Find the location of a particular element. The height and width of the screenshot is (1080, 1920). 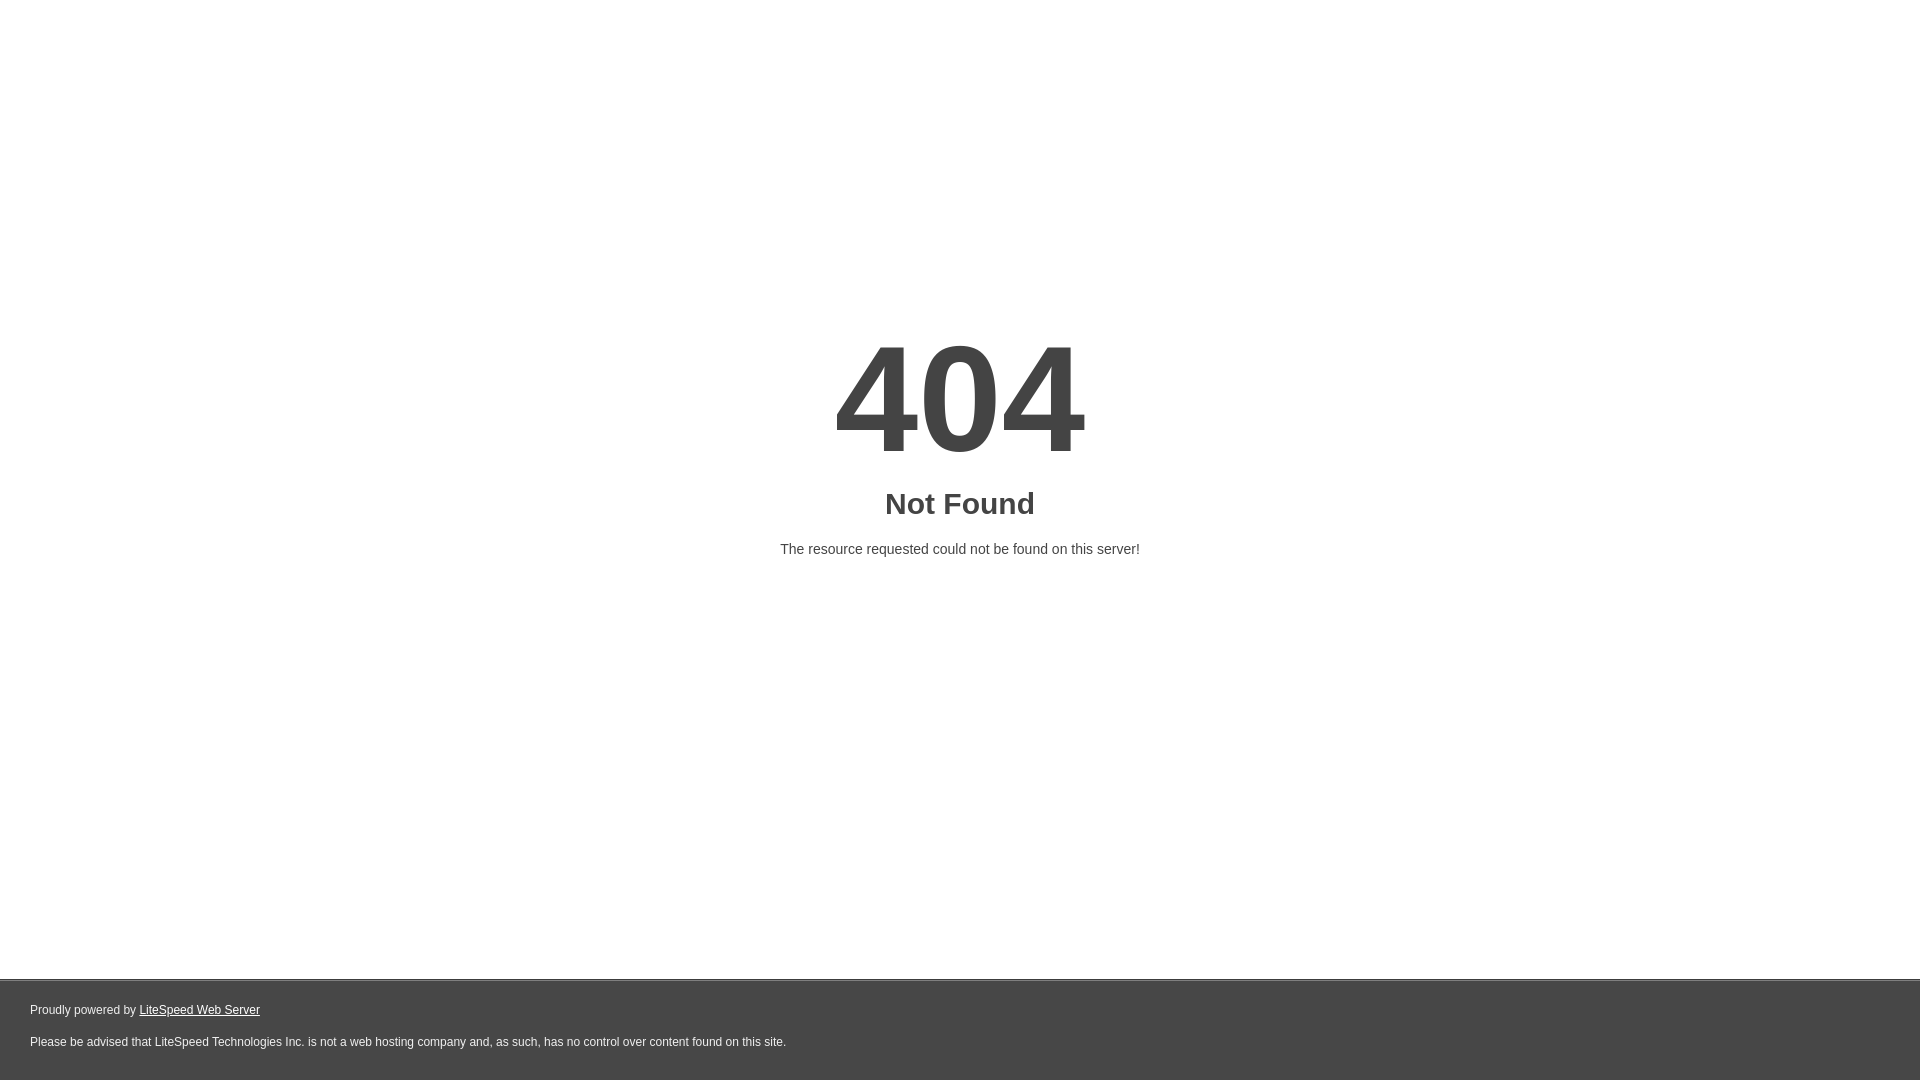

'LiteSpeed Web Server' is located at coordinates (138, 1010).